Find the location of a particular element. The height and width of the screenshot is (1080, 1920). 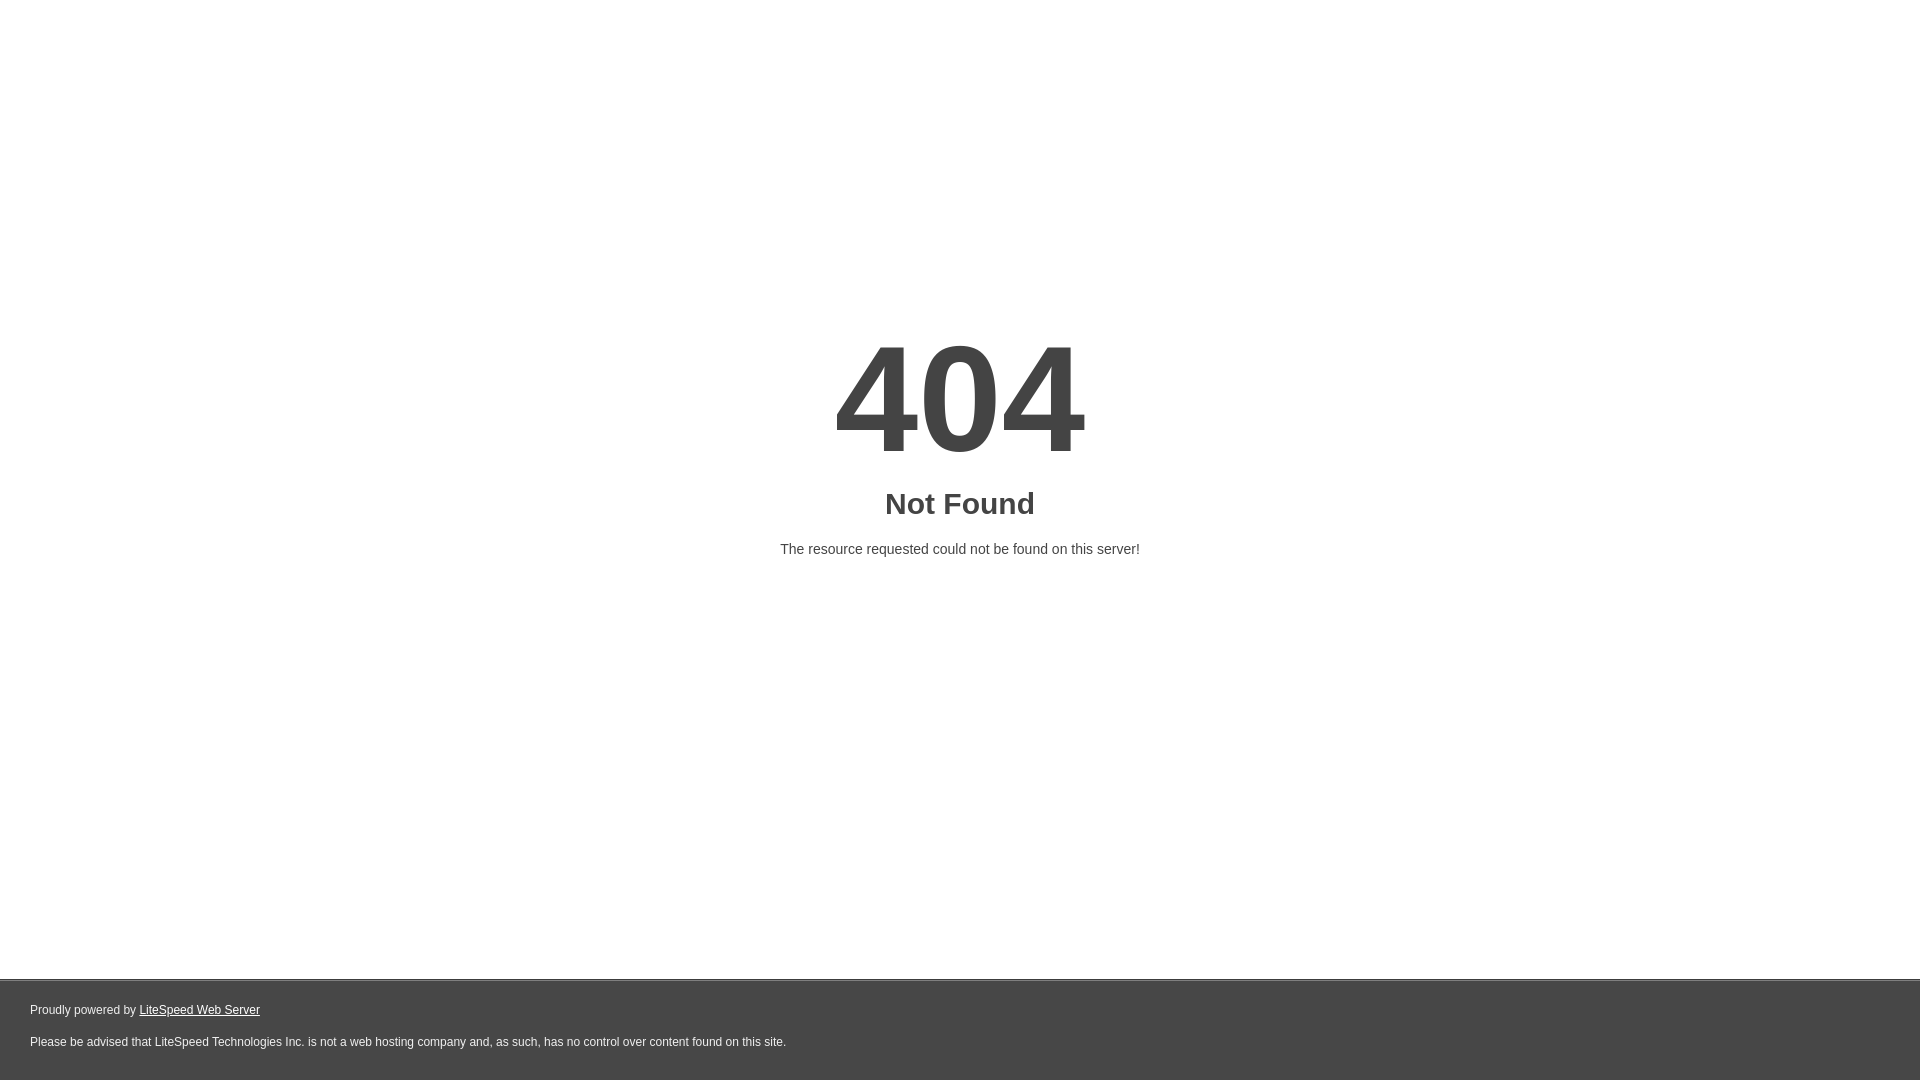

'LiteSpeed Web Server' is located at coordinates (138, 1010).